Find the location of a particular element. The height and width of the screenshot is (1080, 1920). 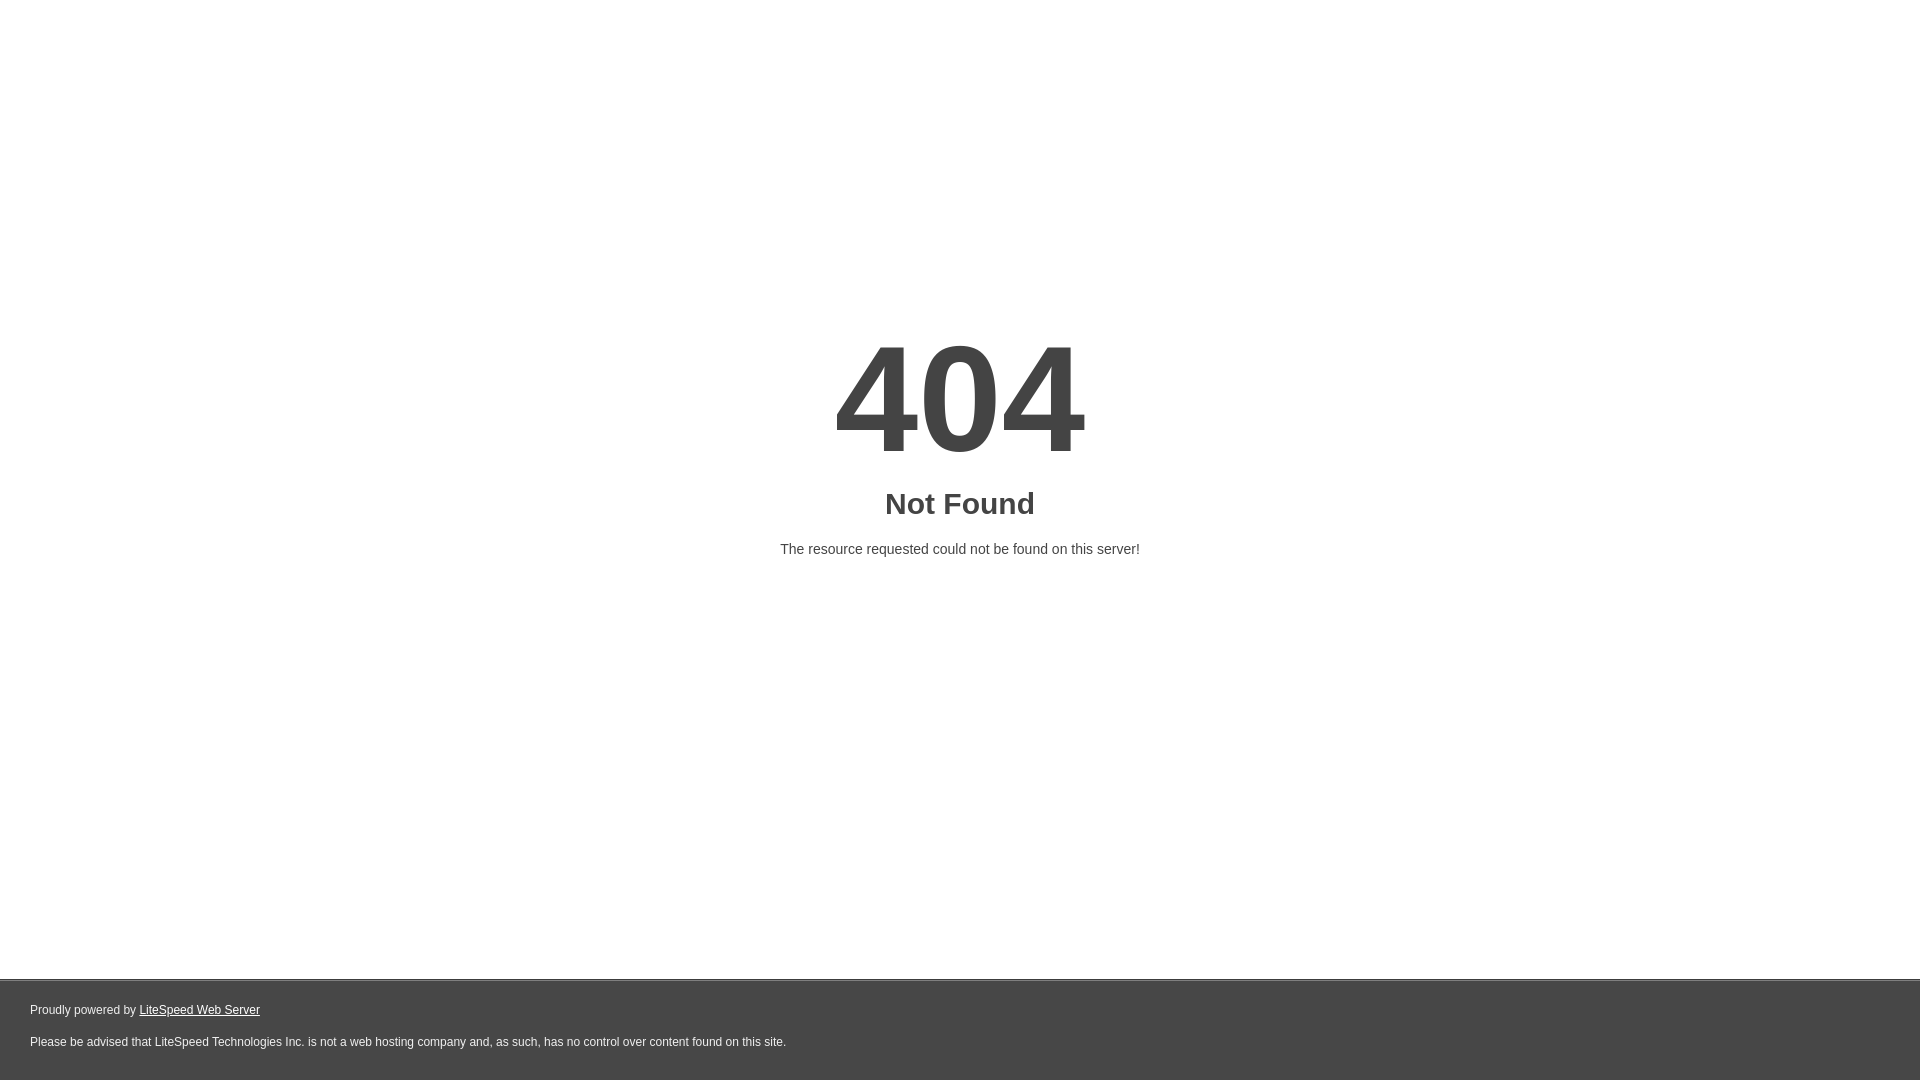

'LiteSpeed Web Server' is located at coordinates (138, 1010).